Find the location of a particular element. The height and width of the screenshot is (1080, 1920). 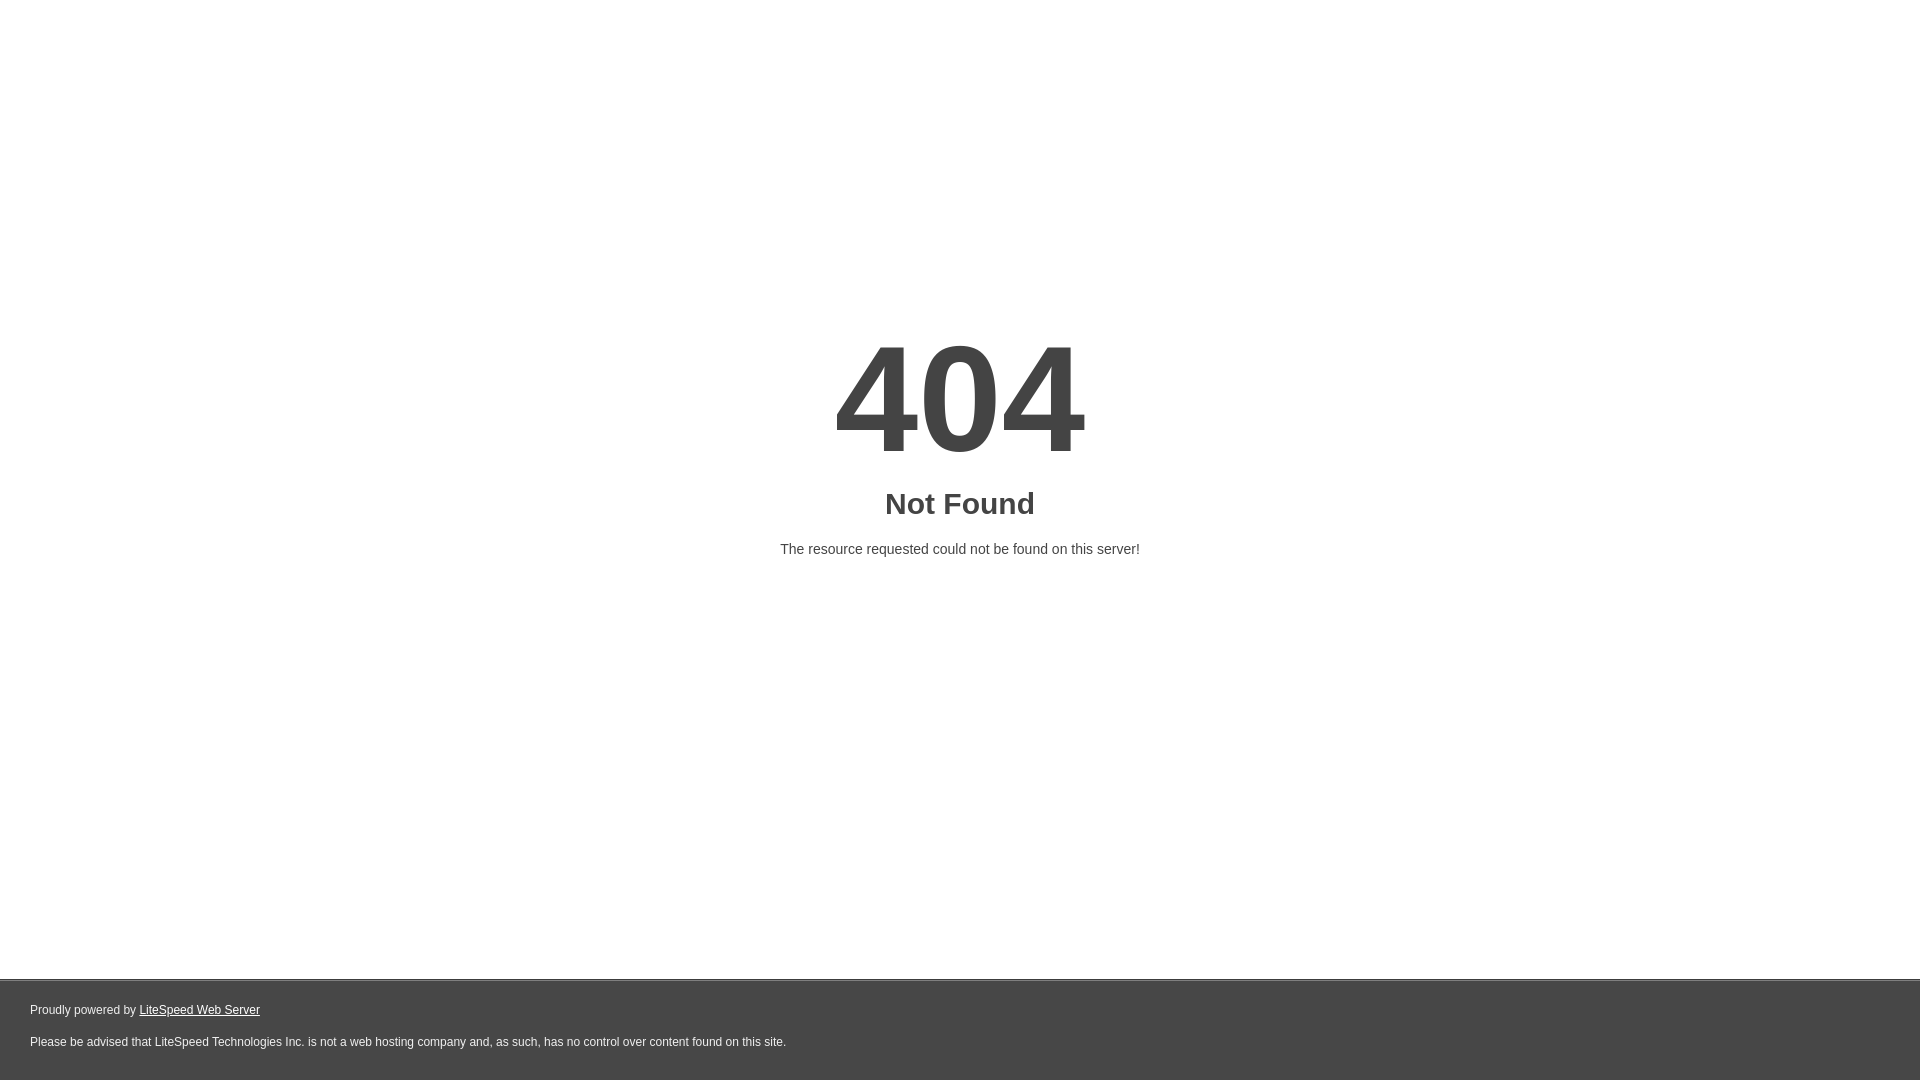

'LiteSpeed Web Server' is located at coordinates (138, 1010).